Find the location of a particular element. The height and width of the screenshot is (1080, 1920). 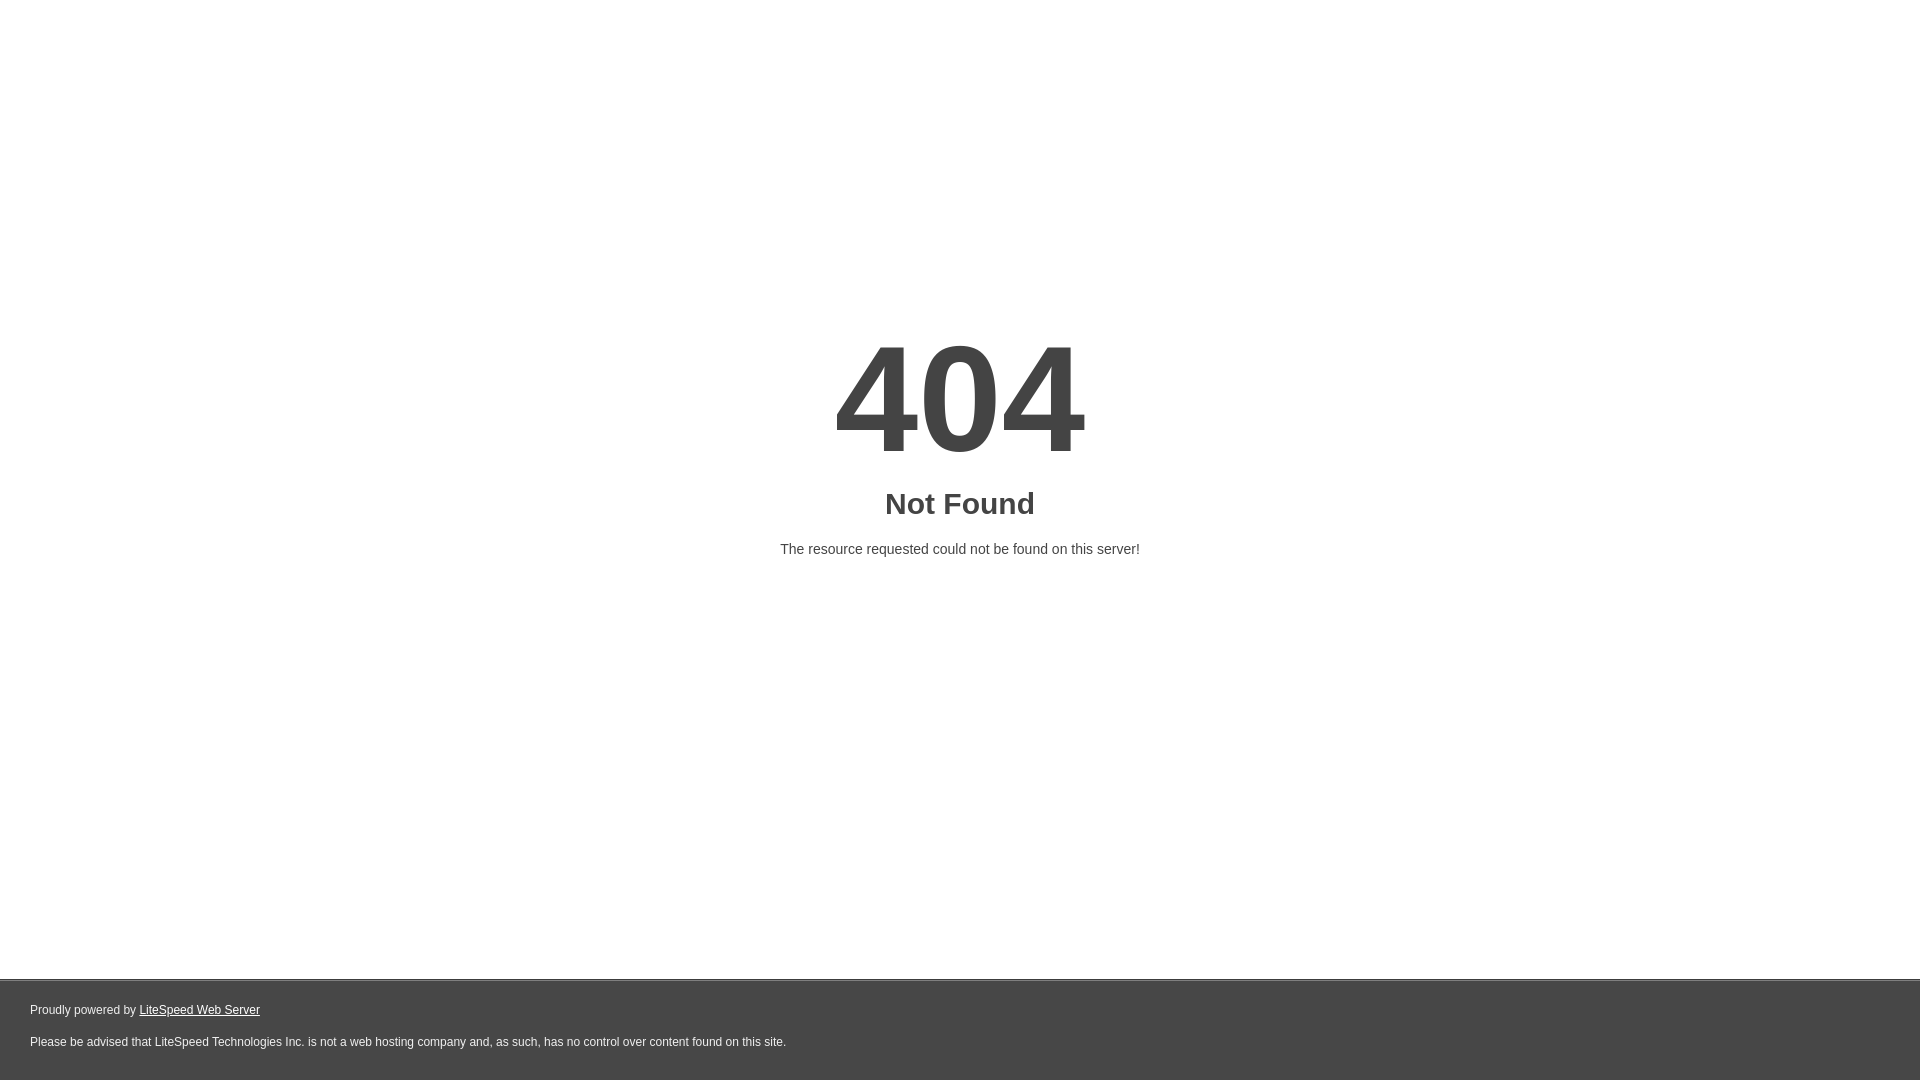

'LiteSpeed Web Server' is located at coordinates (138, 1010).